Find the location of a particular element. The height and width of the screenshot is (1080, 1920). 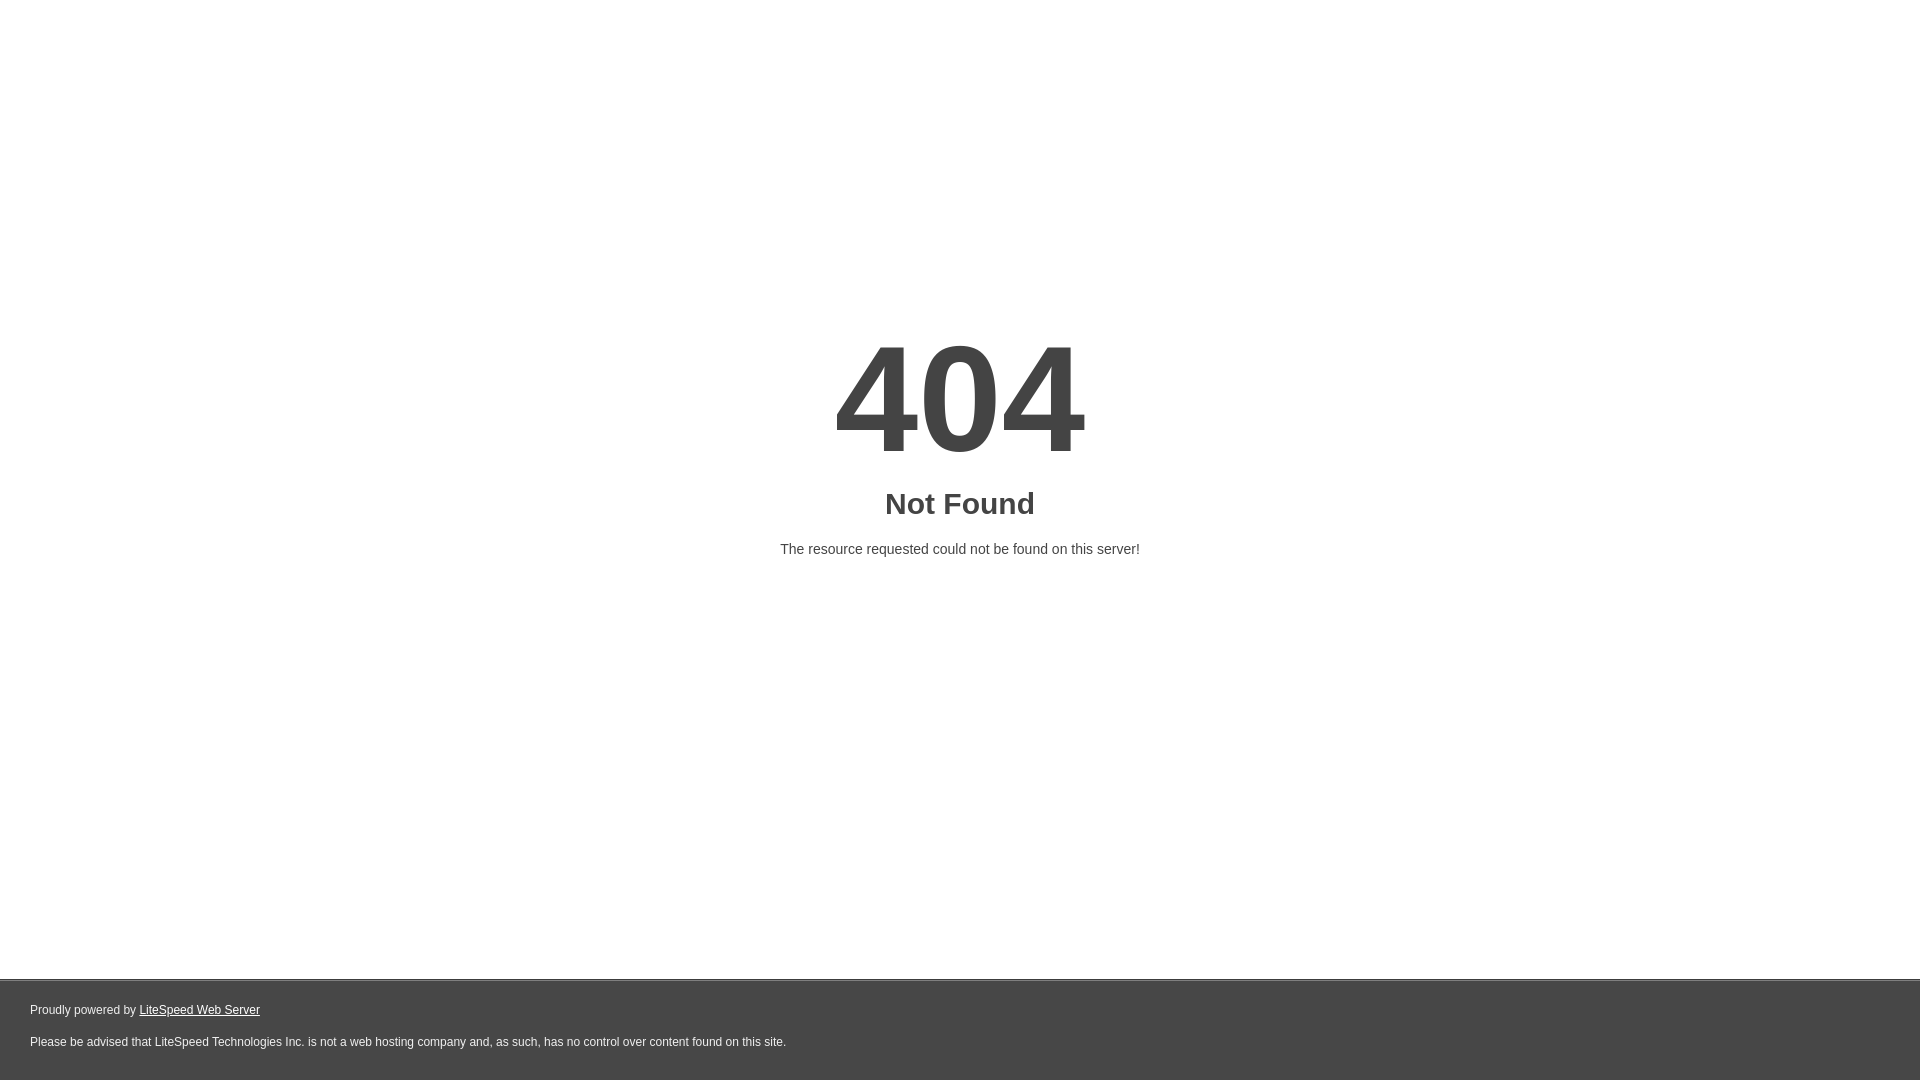

'LiteSpeed Web Server' is located at coordinates (138, 1010).